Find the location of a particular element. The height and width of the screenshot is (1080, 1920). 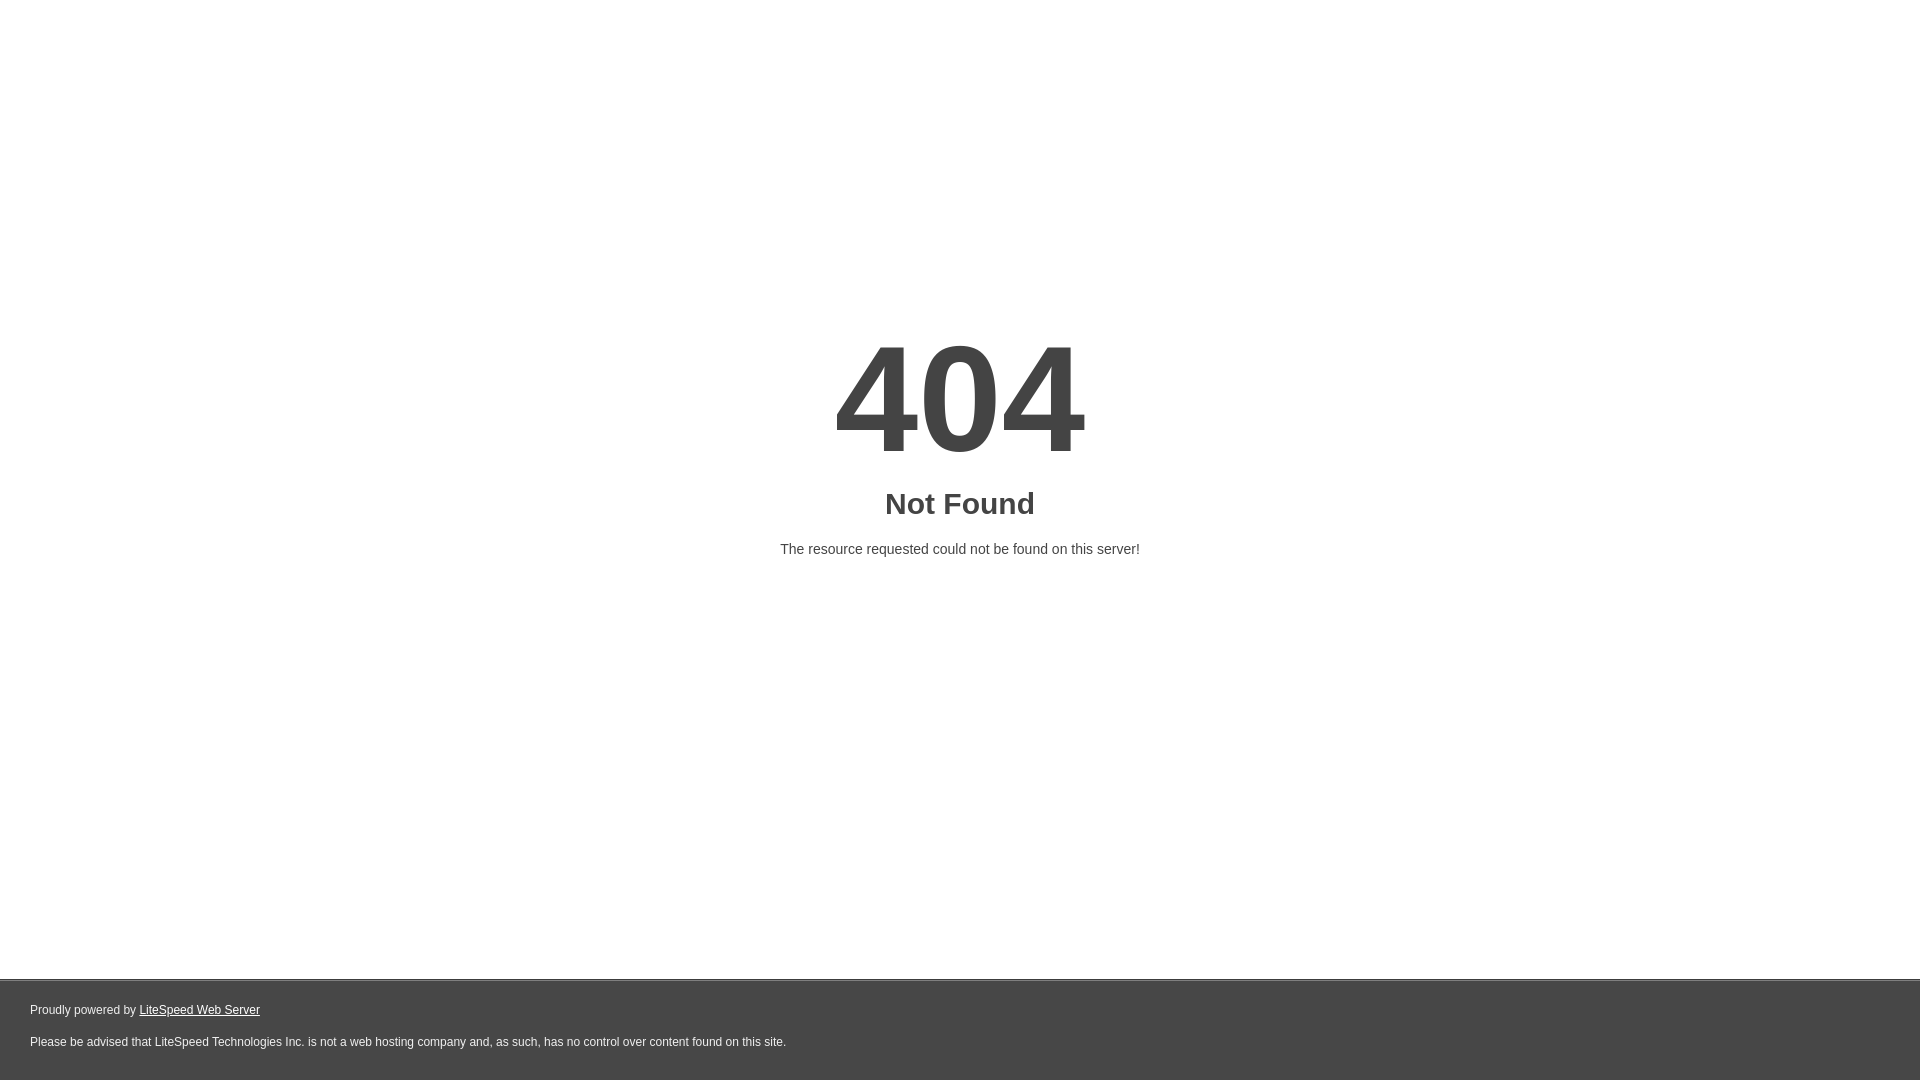

'LiteSpeed Web Server' is located at coordinates (138, 1010).